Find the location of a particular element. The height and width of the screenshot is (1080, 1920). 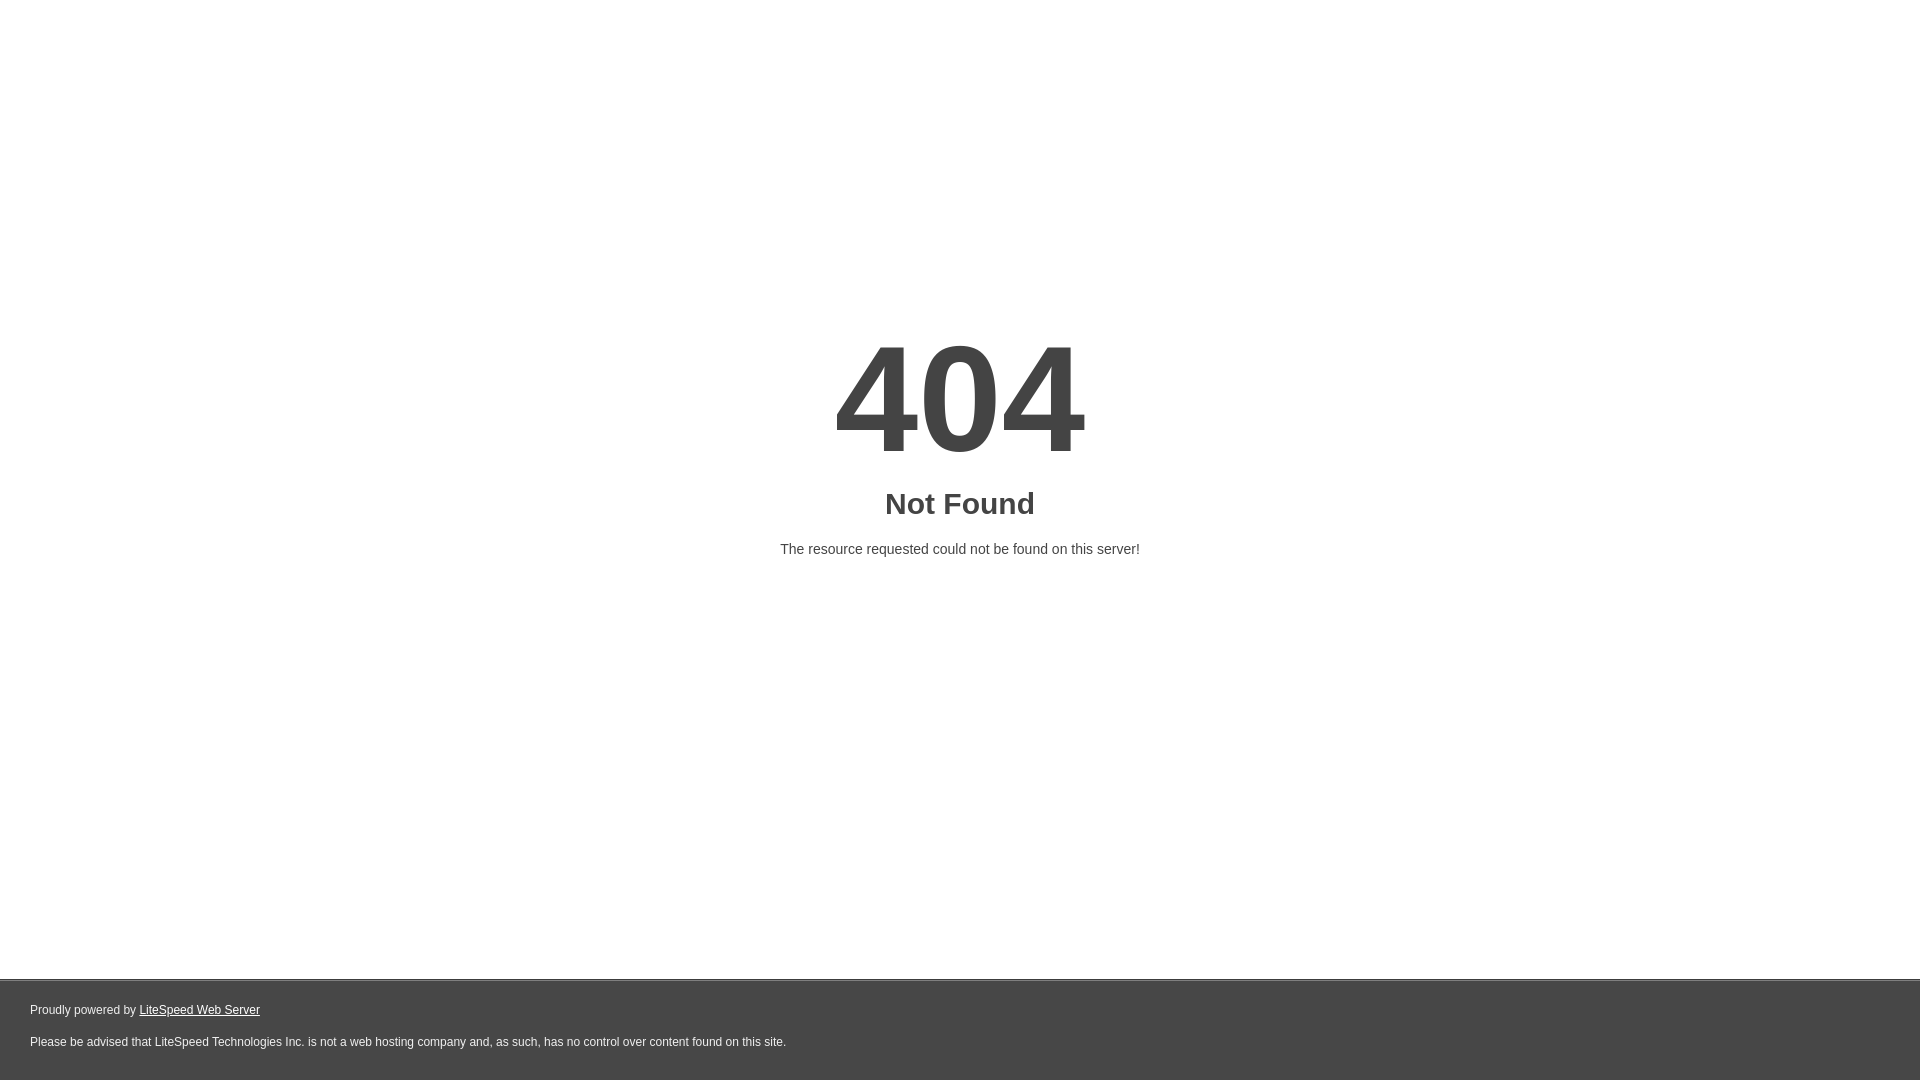

'LiteSpeed Web Server' is located at coordinates (138, 1010).